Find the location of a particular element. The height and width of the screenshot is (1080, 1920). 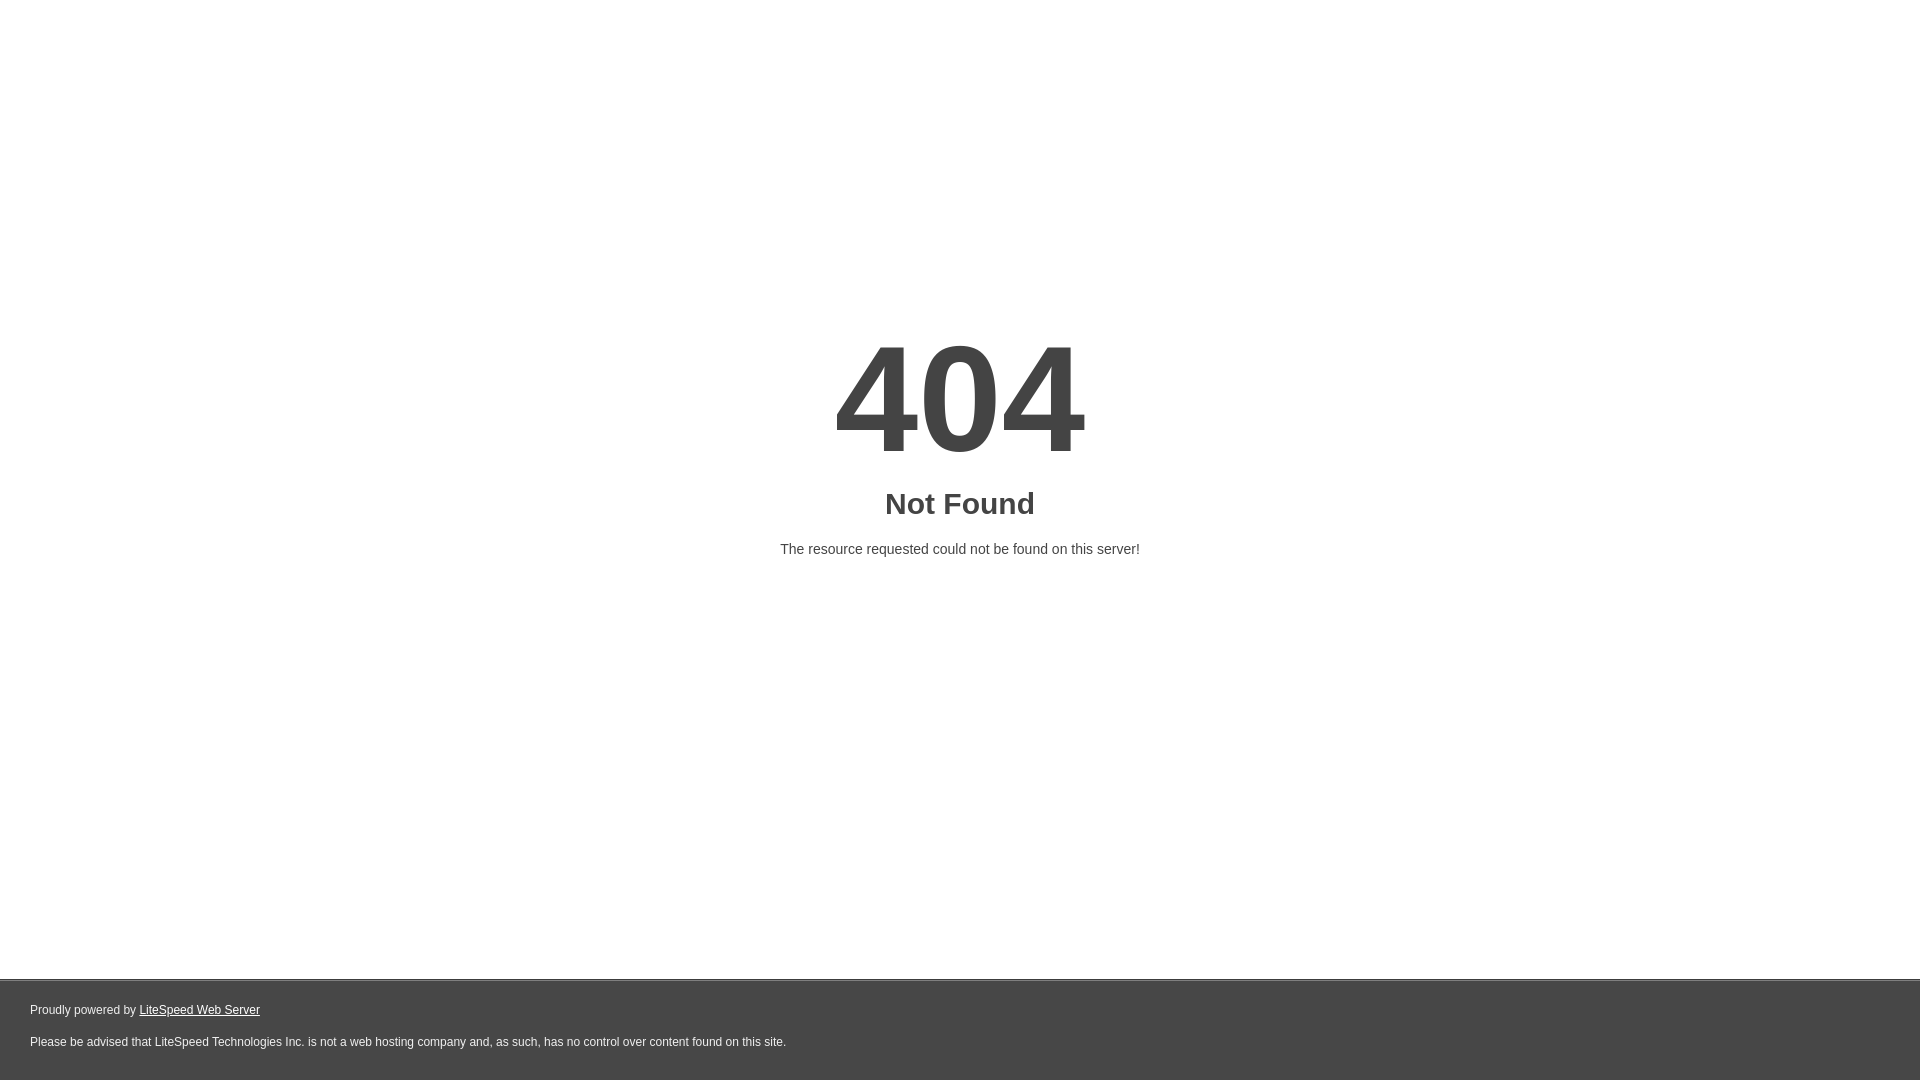

'LiteSpeed Web Server' is located at coordinates (138, 1010).